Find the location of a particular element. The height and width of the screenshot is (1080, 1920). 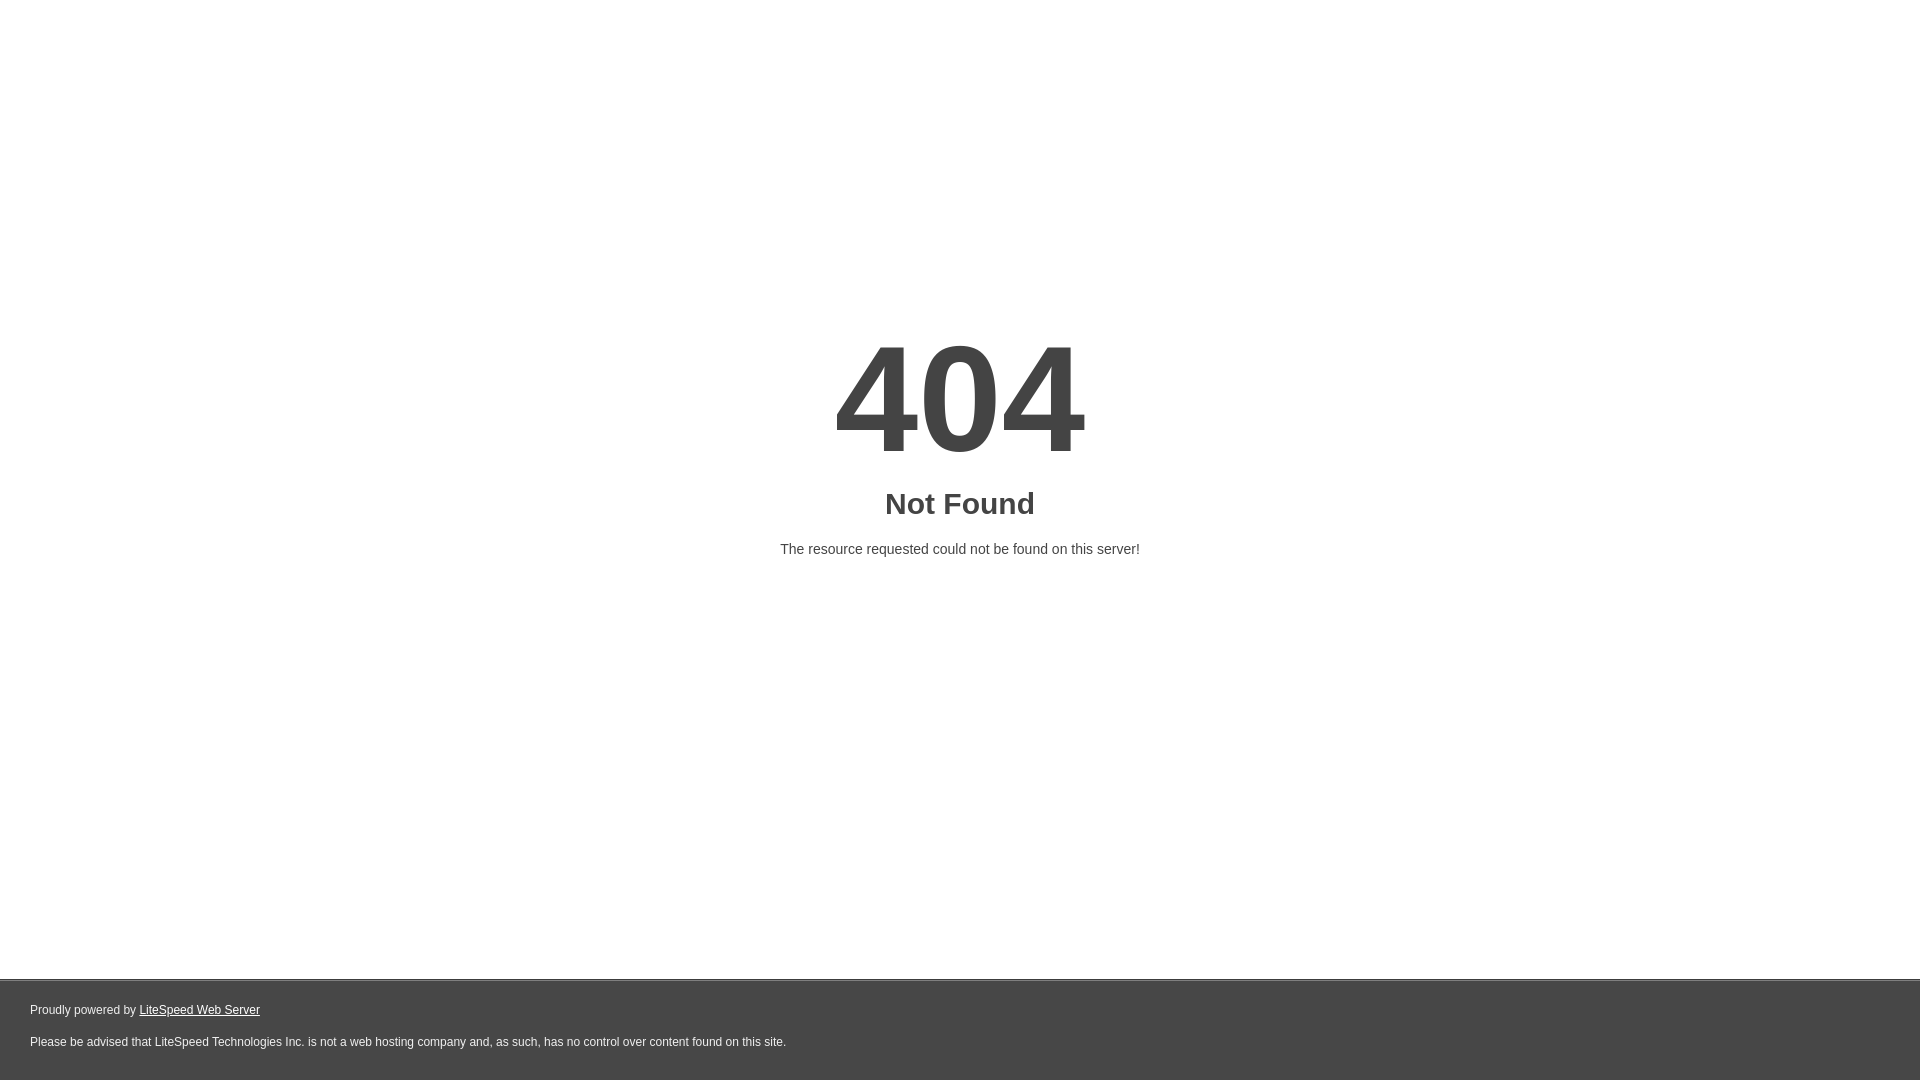

'LiteSpeed Web Server' is located at coordinates (138, 1010).